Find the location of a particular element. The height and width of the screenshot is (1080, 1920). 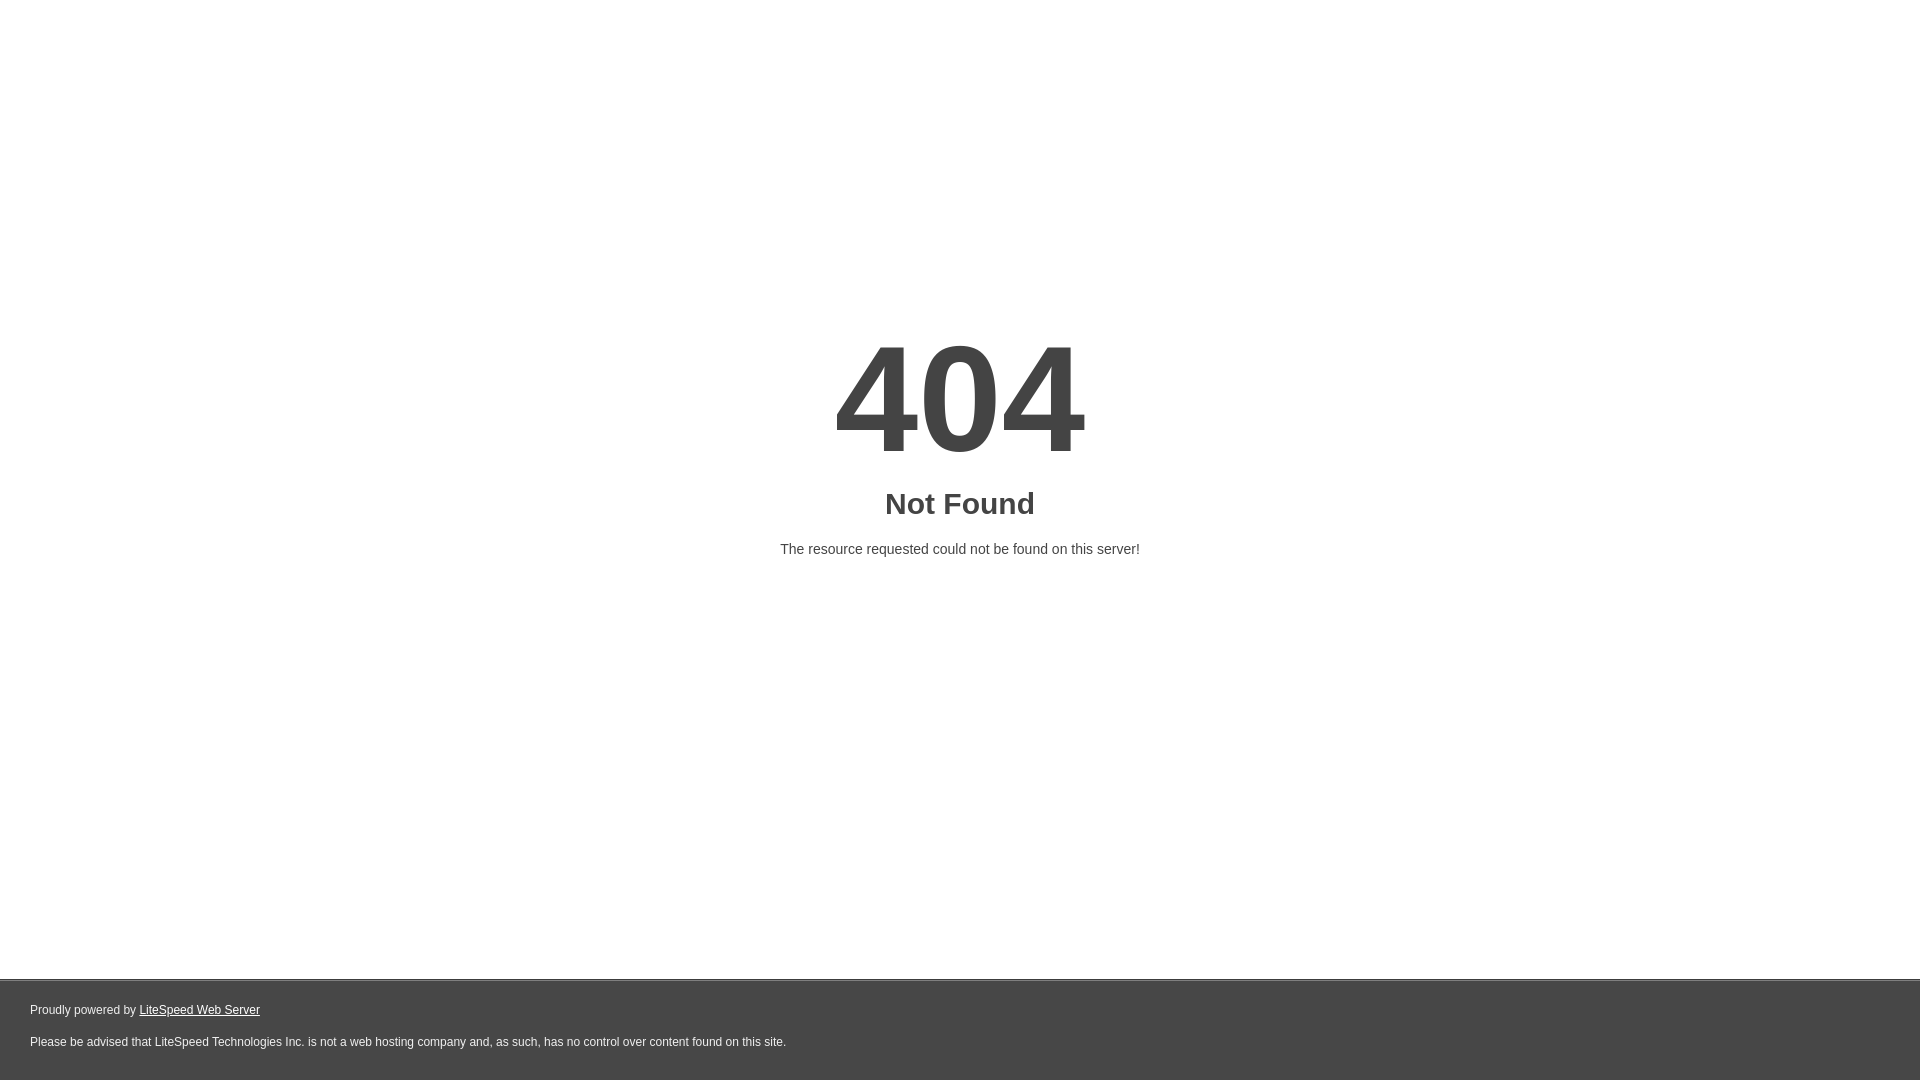

'LiteSpeed Web Server' is located at coordinates (138, 1010).